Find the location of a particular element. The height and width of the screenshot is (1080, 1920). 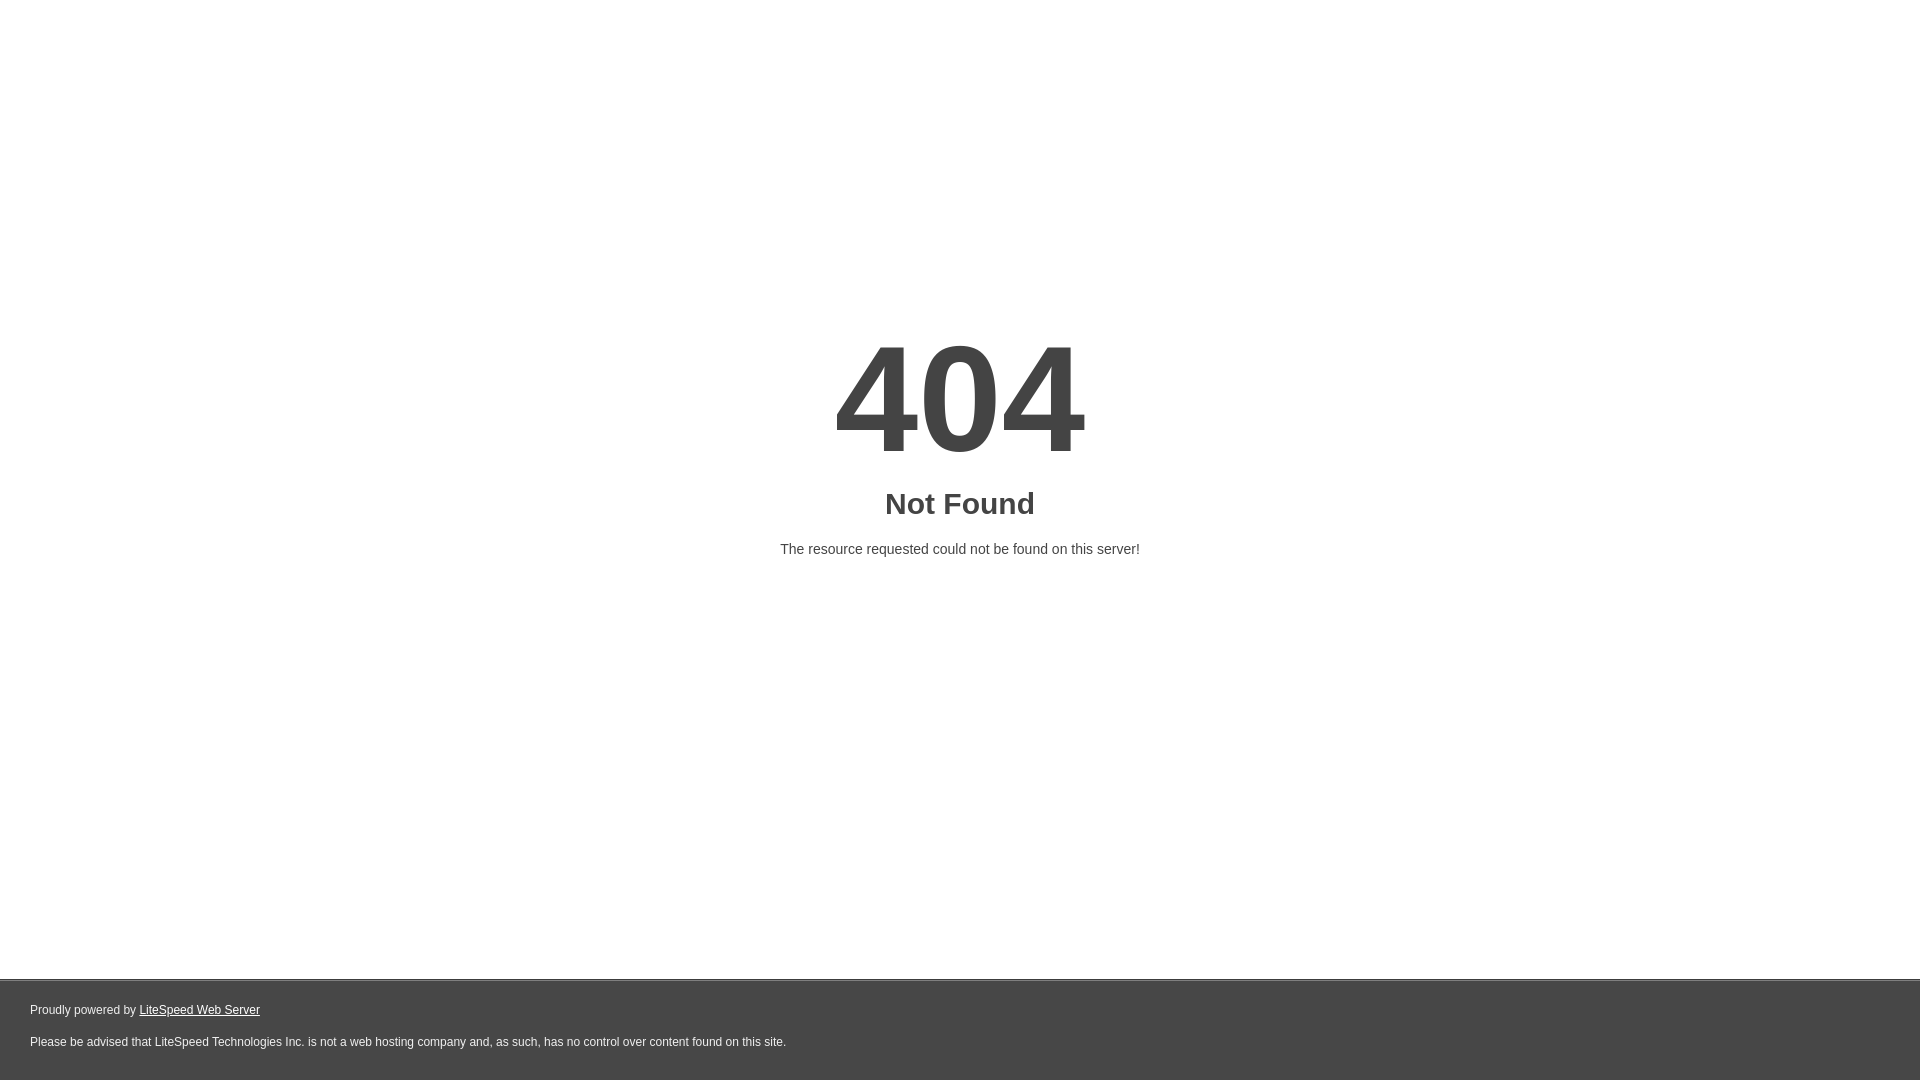

'LiteSpeed Web Server' is located at coordinates (138, 1010).